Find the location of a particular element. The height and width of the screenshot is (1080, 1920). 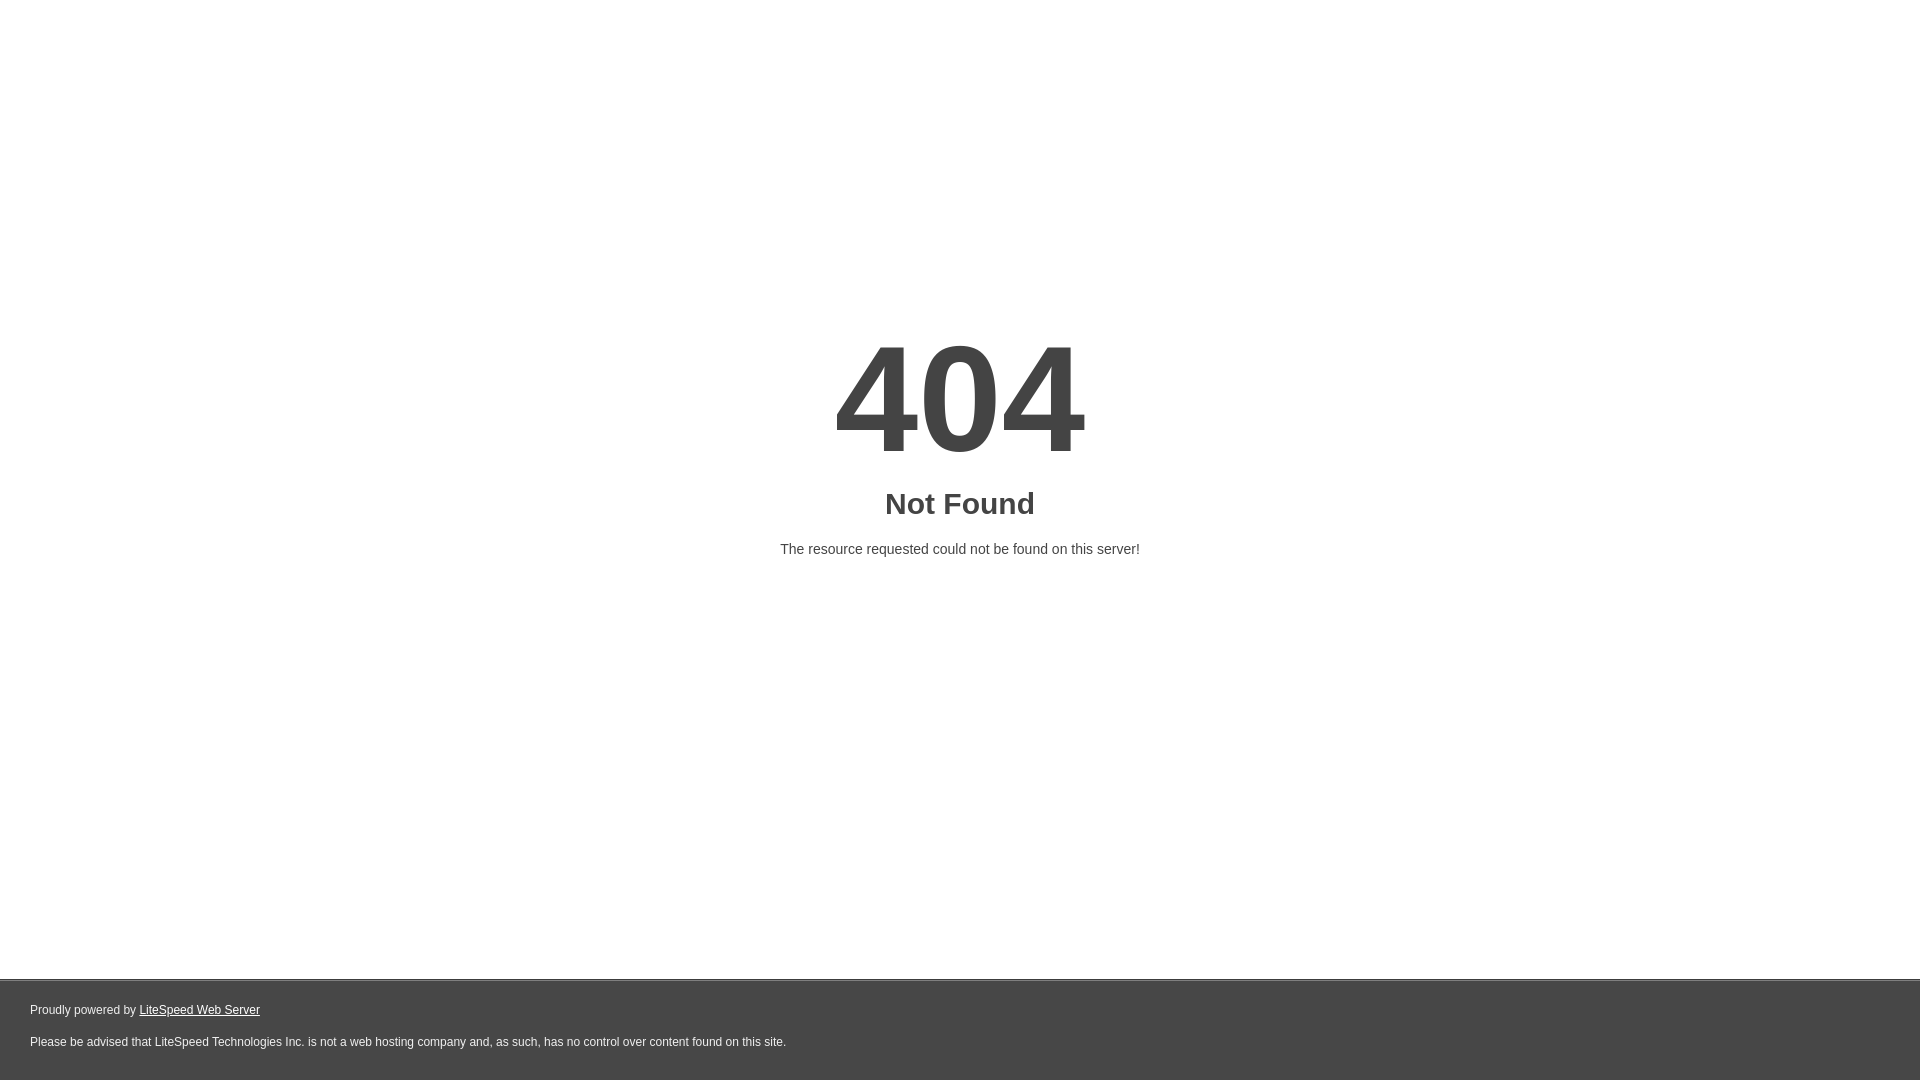

'LiteSpeed Web Server' is located at coordinates (138, 1010).